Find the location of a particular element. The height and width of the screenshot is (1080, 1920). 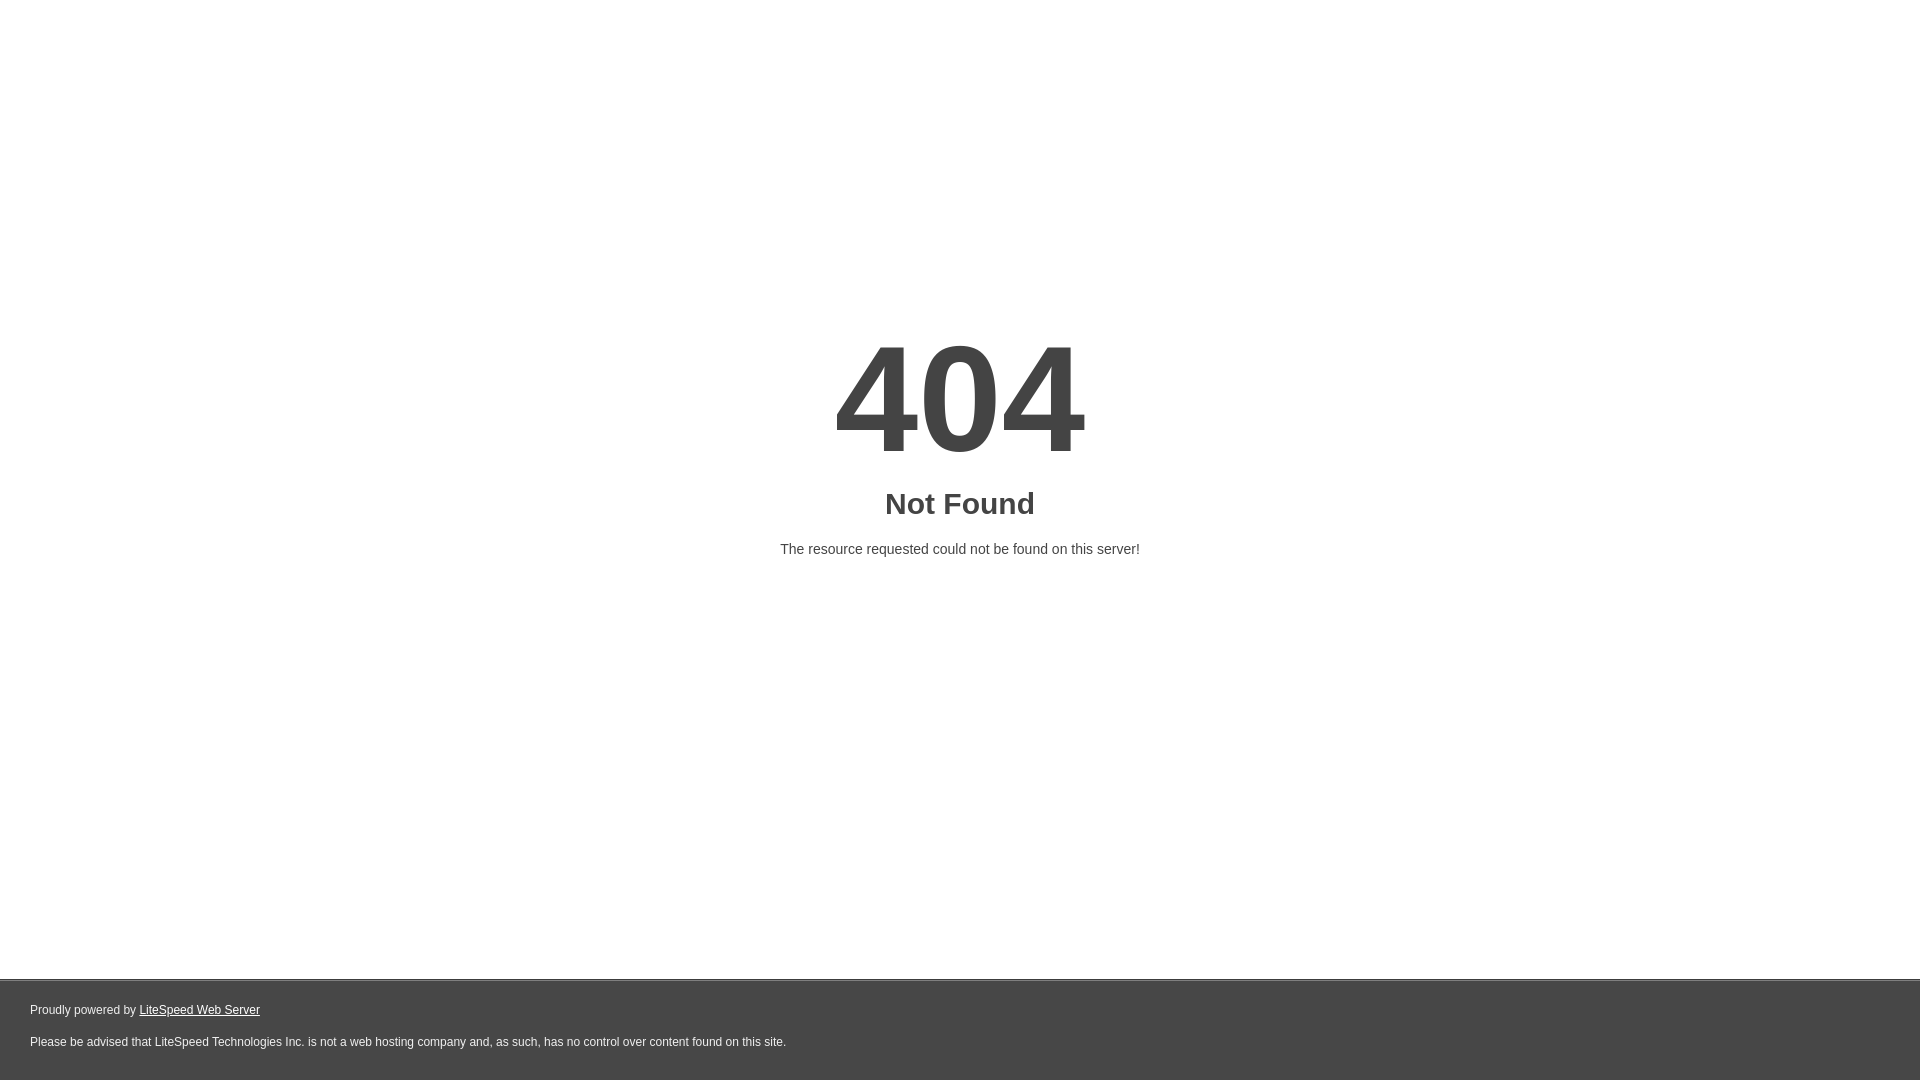

'LiteSpeed Web Server' is located at coordinates (138, 1010).